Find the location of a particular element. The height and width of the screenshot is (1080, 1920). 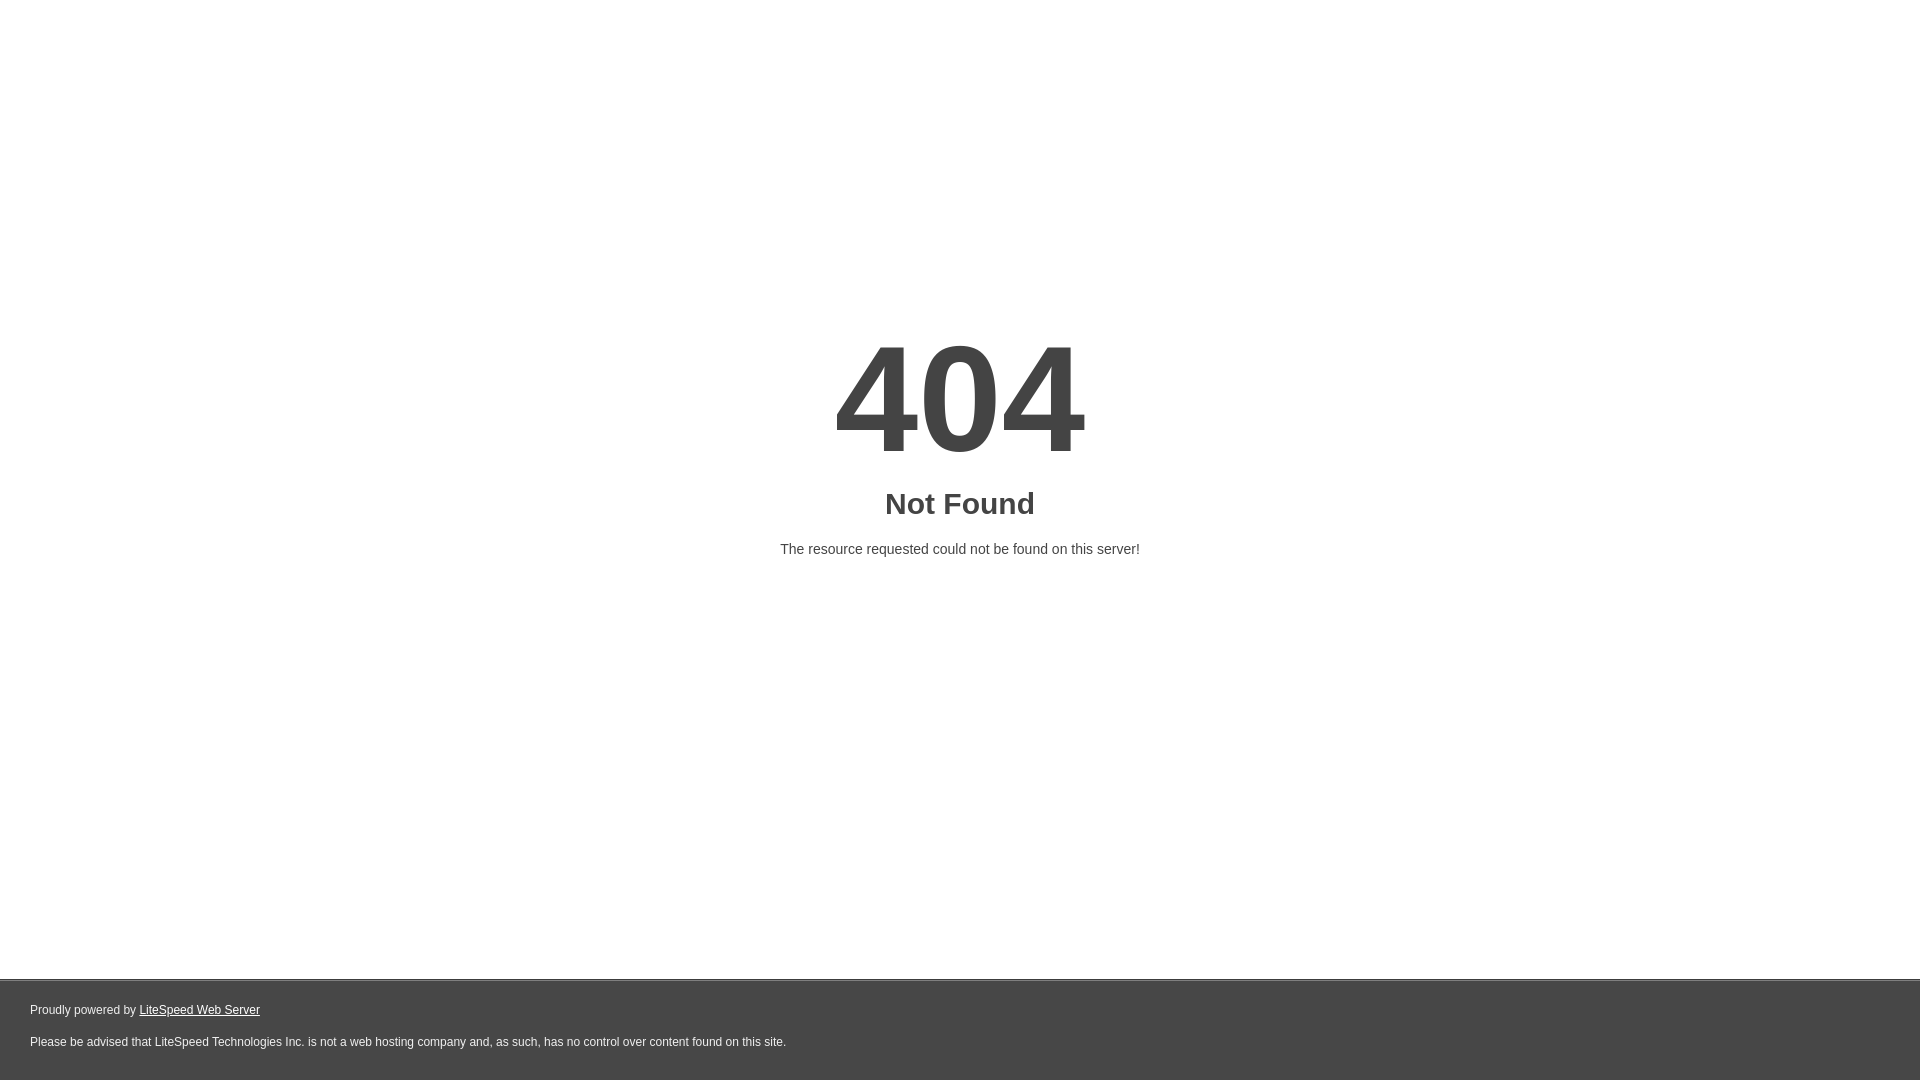

'LiteSpeed Web Server' is located at coordinates (138, 1010).